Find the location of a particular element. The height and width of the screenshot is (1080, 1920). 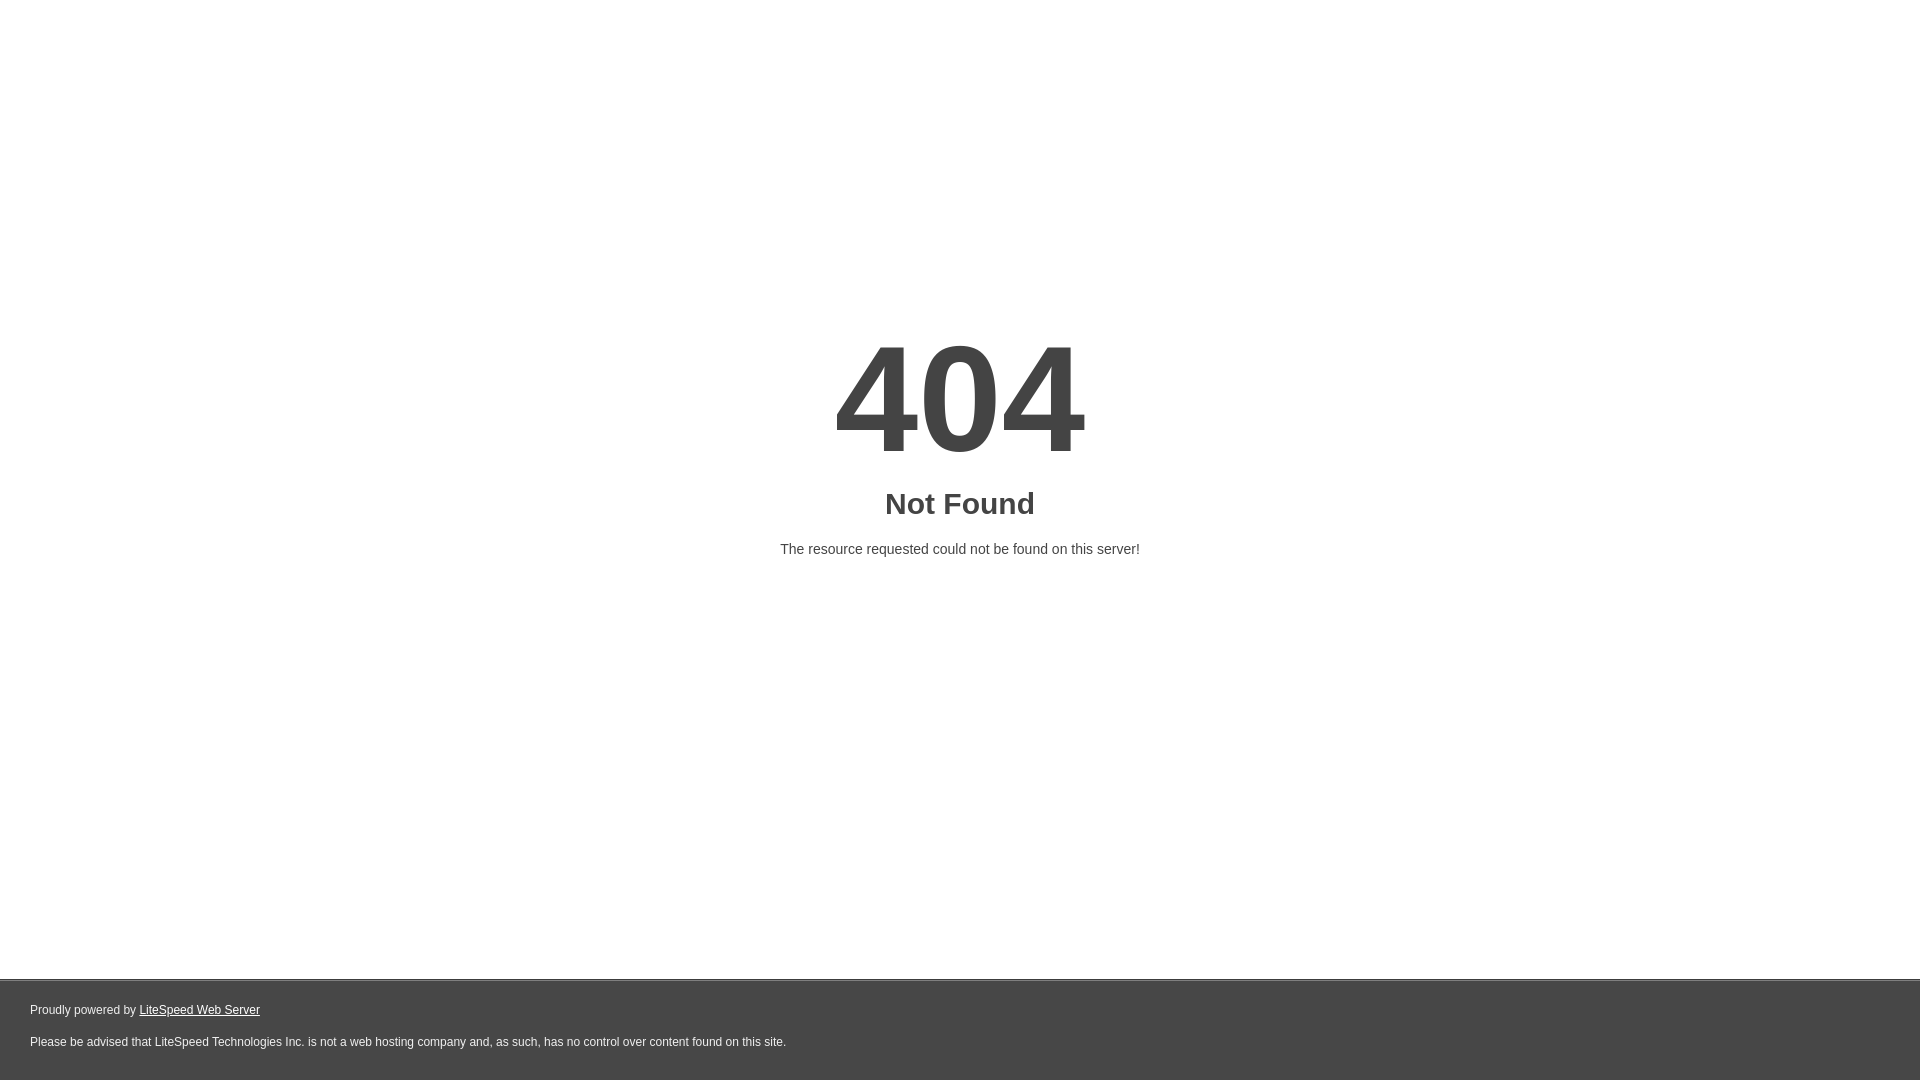

'LiteSpeed Web Server' is located at coordinates (138, 1010).